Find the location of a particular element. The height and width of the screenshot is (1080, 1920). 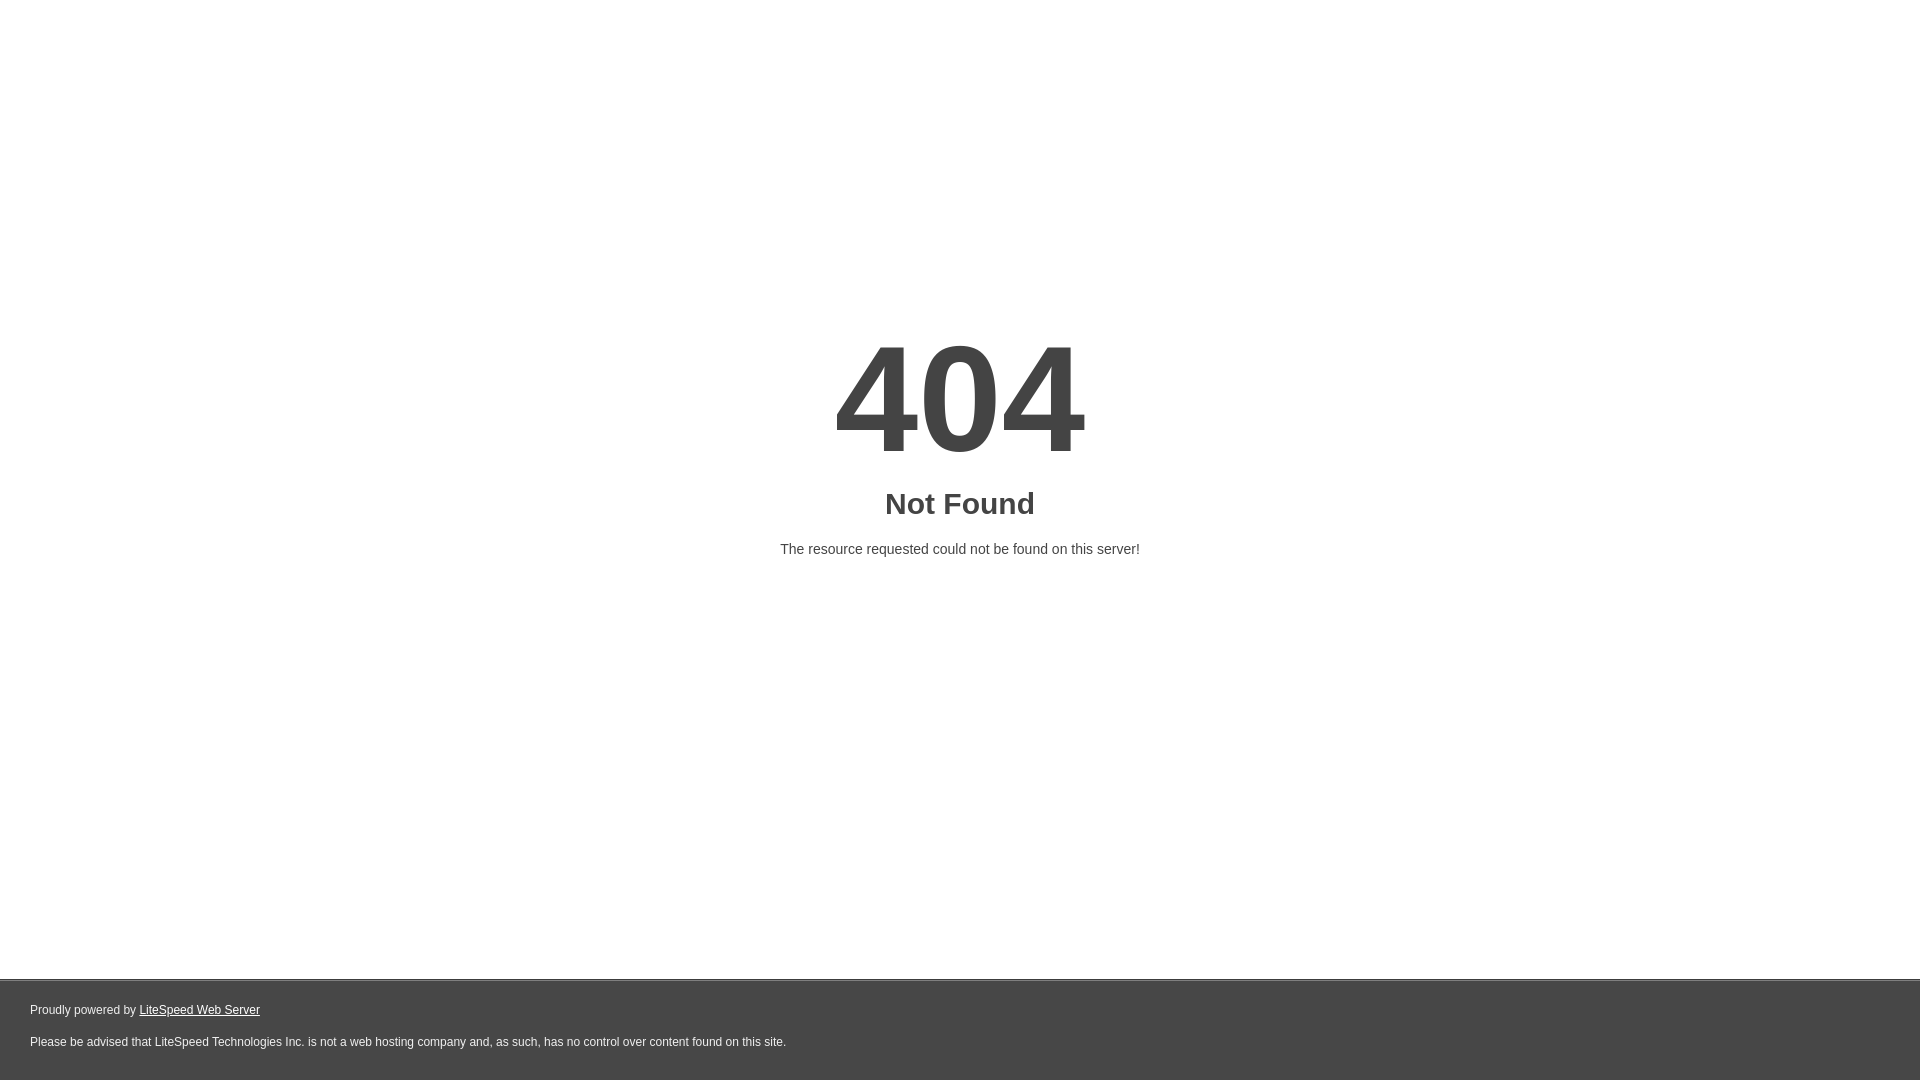

'LiteSpeed Web Server' is located at coordinates (138, 1010).